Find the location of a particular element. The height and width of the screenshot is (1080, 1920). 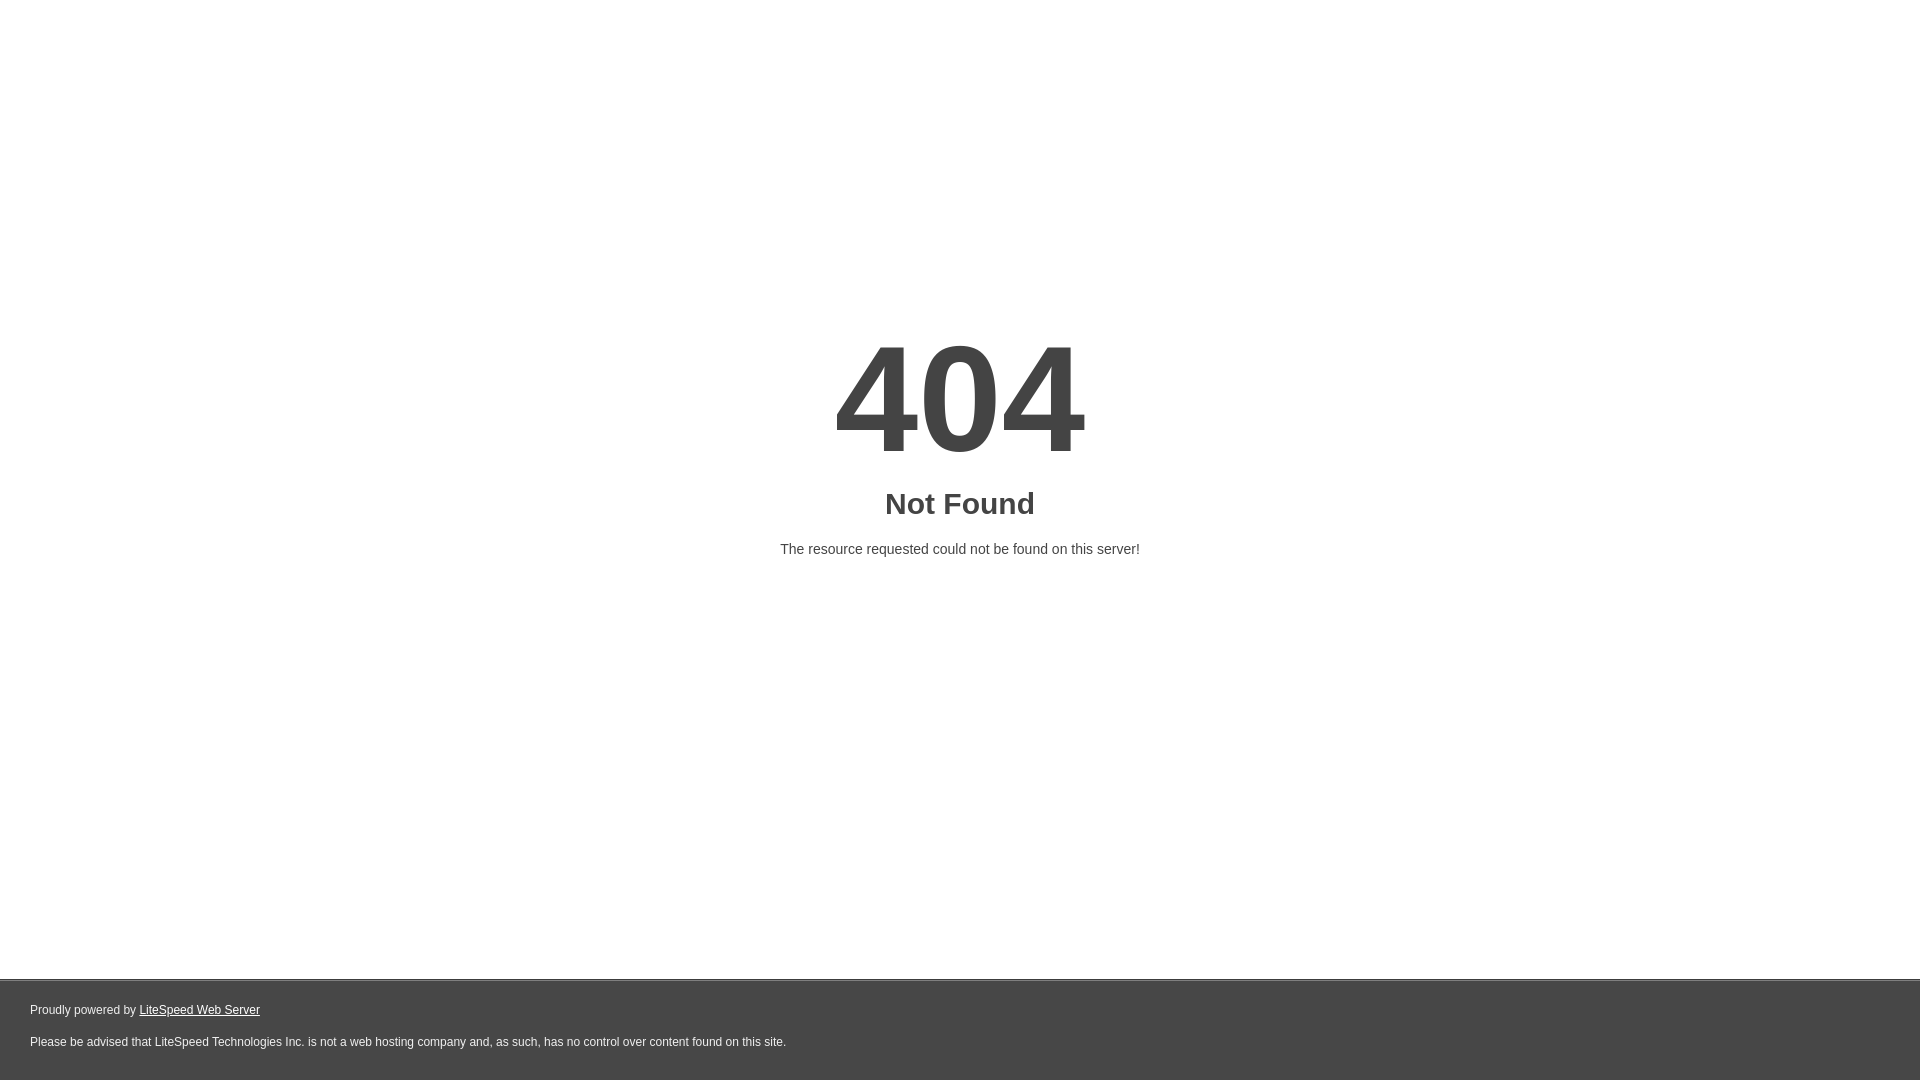

'LiteSpeed Web Server' is located at coordinates (138, 1010).